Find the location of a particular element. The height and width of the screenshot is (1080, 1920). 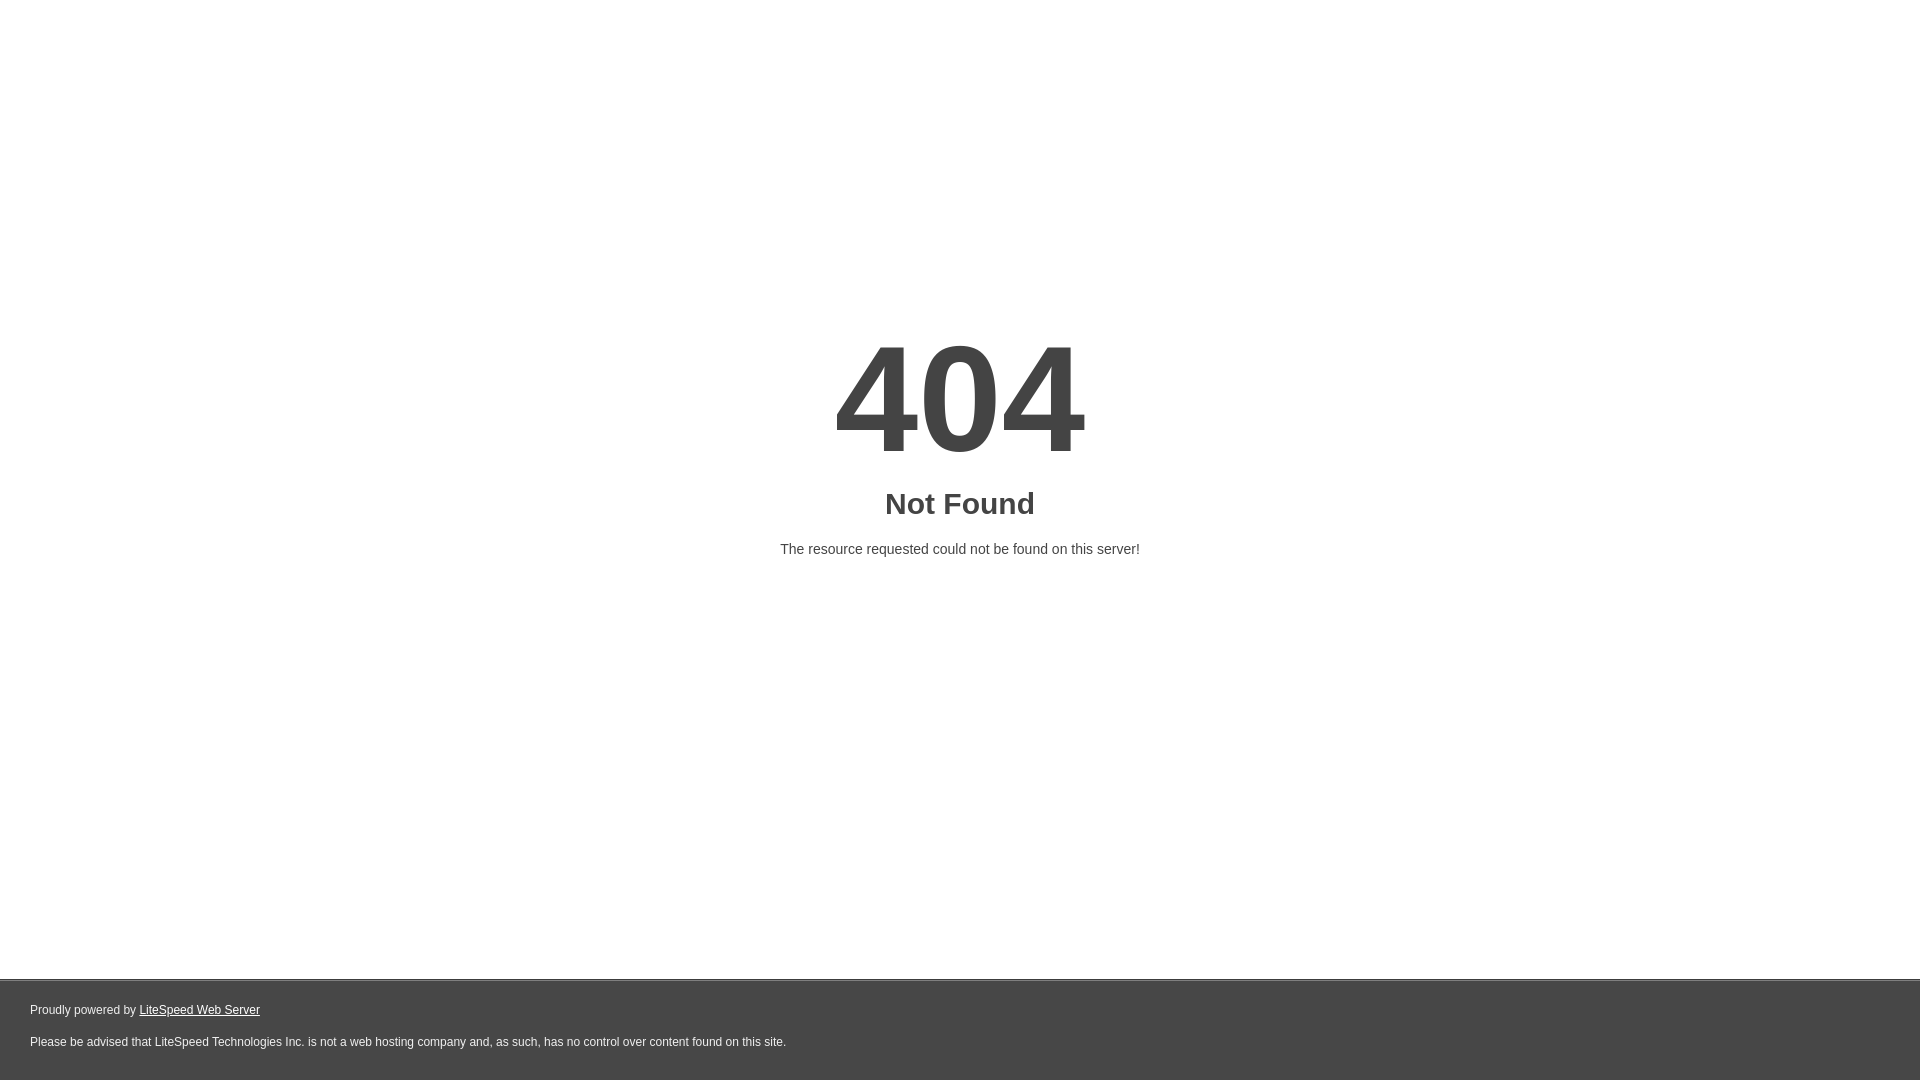

'LiteSpeed Web Server' is located at coordinates (138, 1010).